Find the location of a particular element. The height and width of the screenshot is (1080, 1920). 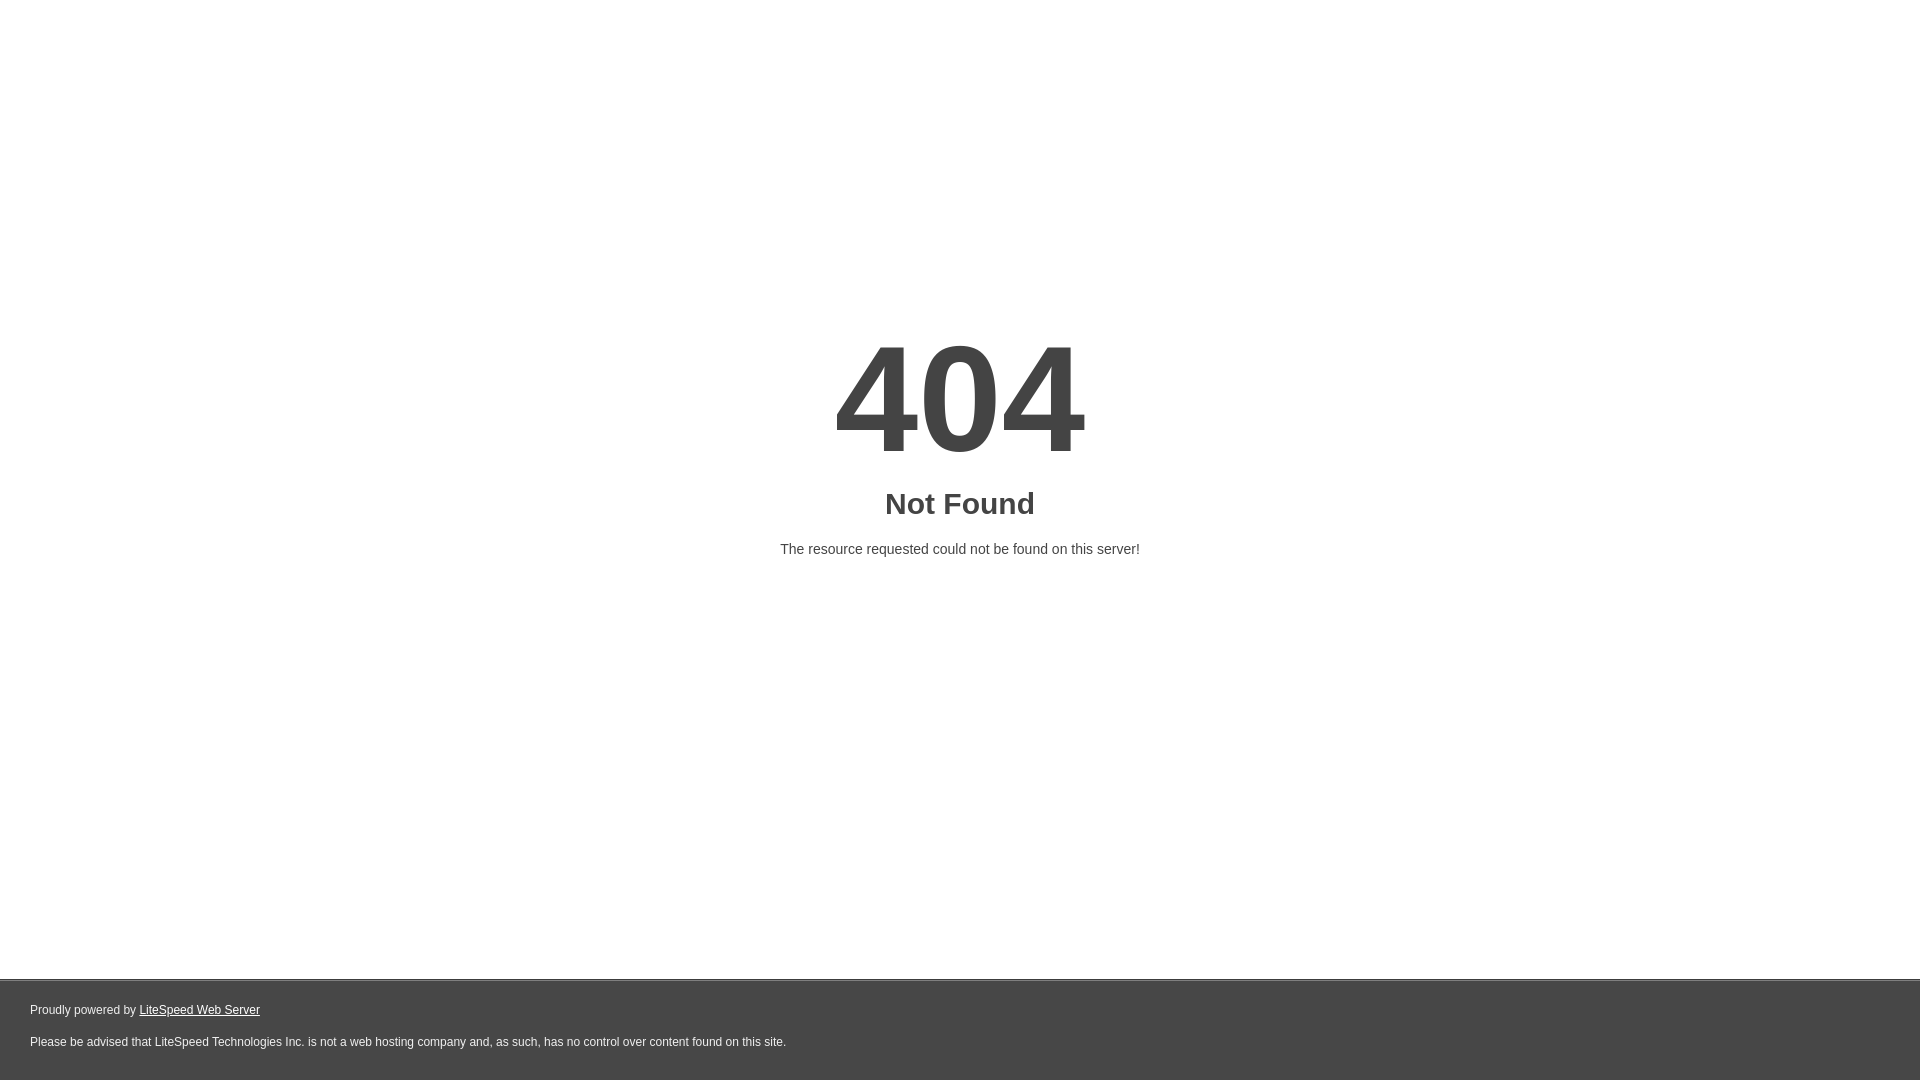

'LiteSpeed Web Server' is located at coordinates (138, 1010).